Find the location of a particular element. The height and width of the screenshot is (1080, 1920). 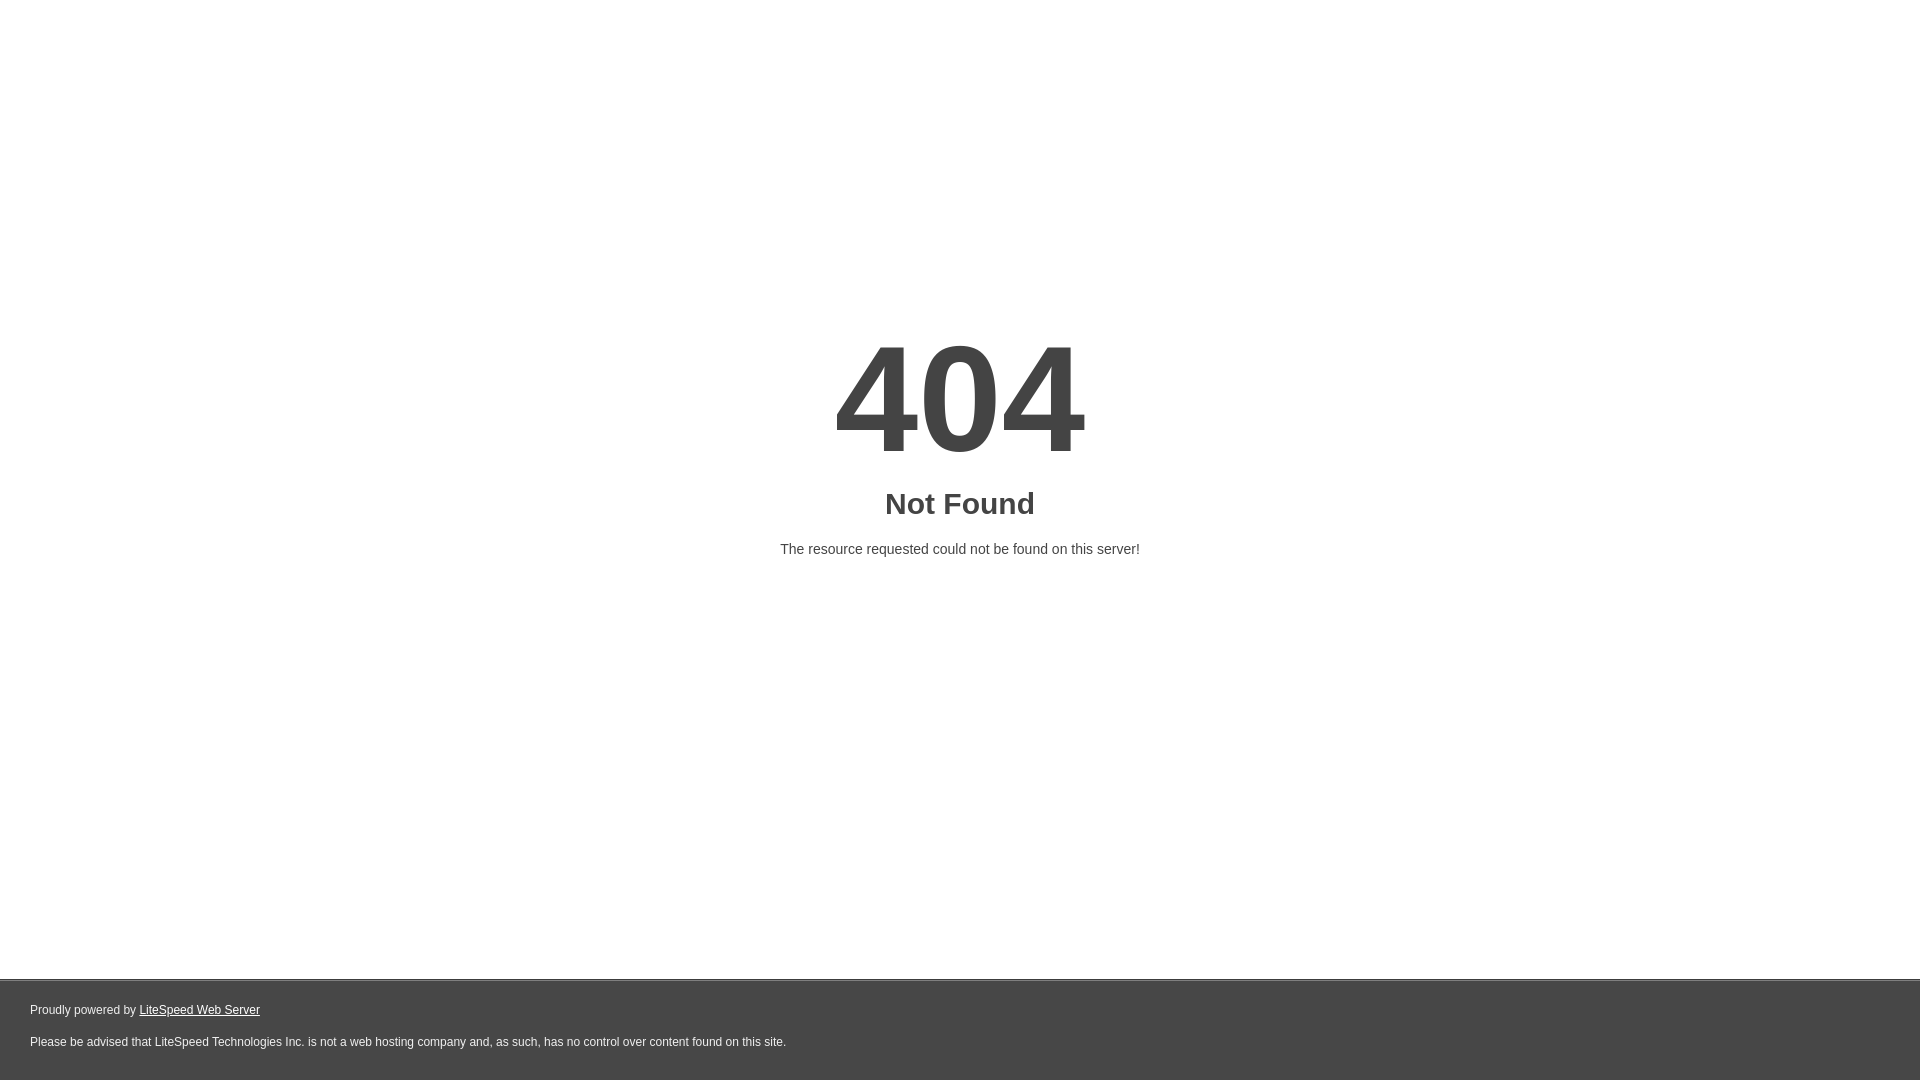

'LiteSpeed Web Server' is located at coordinates (138, 1010).